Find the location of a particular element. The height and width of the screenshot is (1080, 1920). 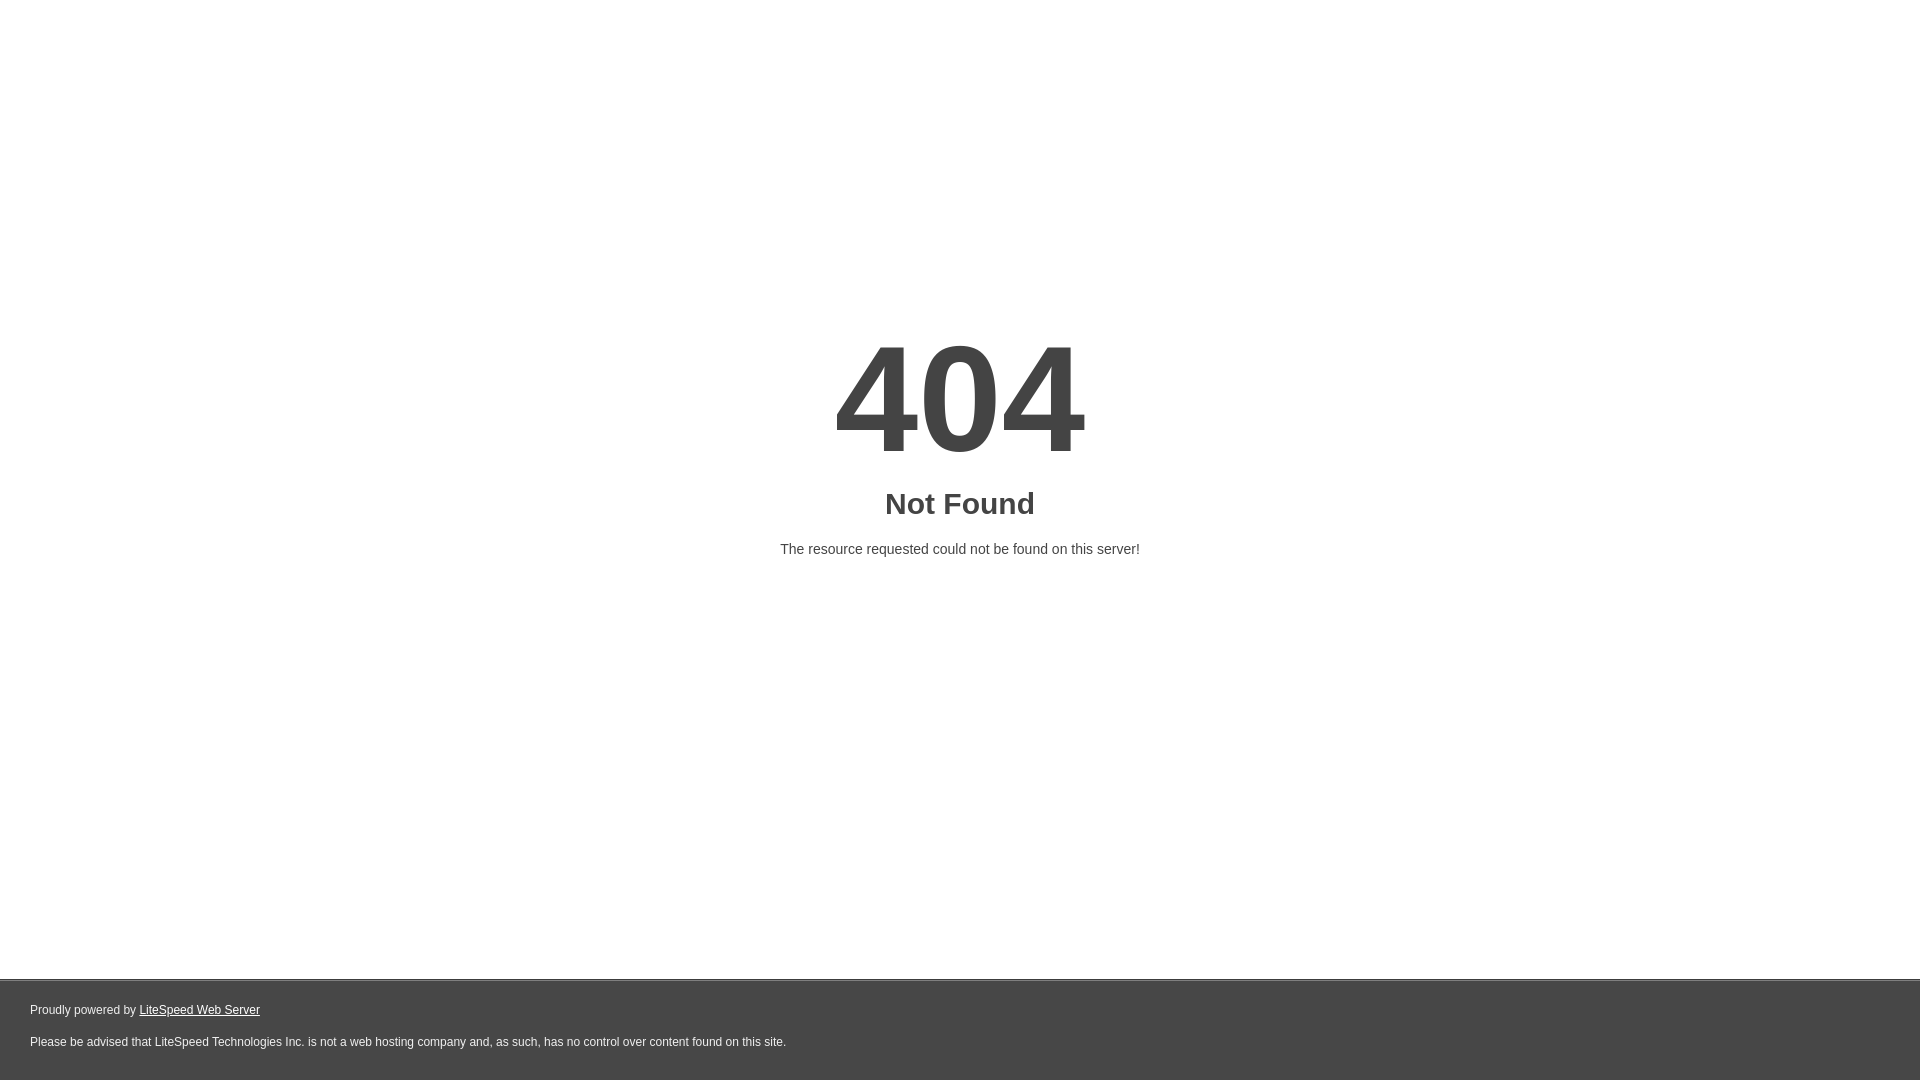

'LiteSpeed Web Server' is located at coordinates (138, 1010).